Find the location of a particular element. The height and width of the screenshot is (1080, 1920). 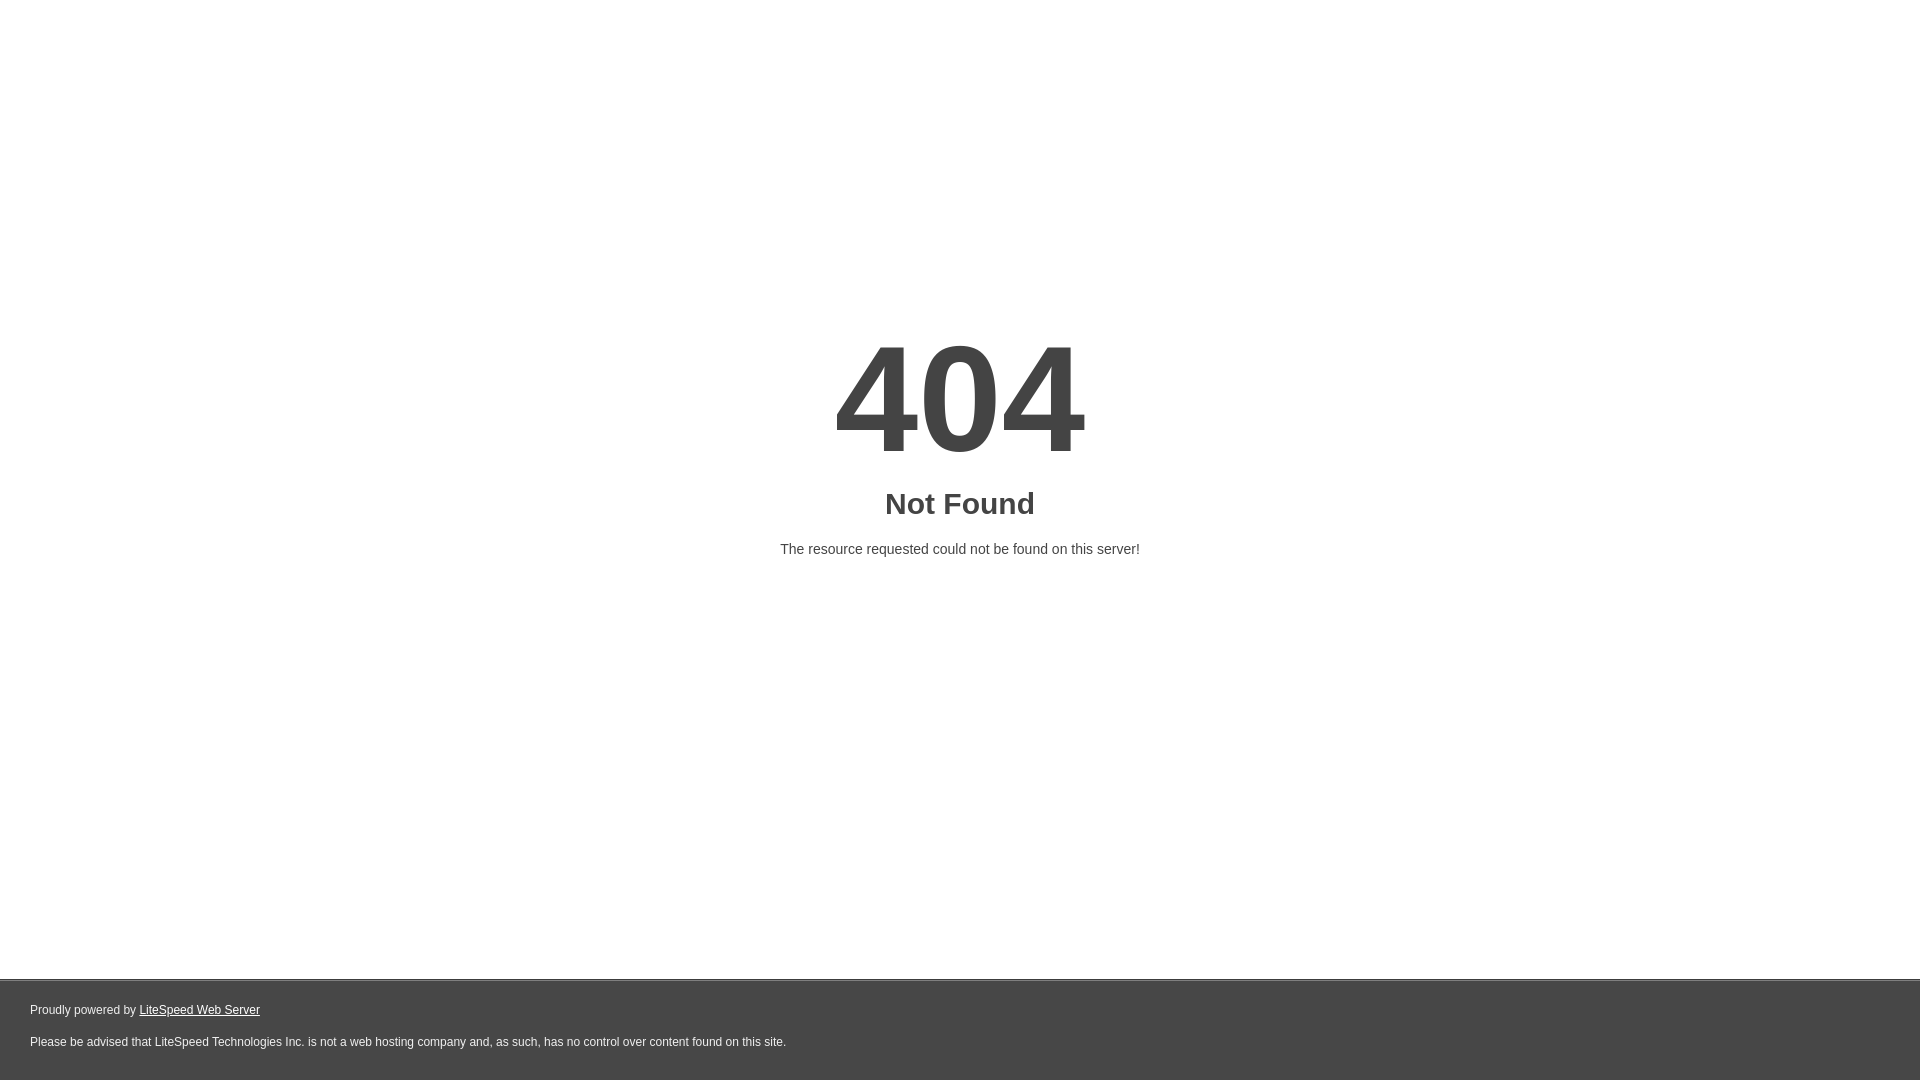

'LiteSpeed Web Server' is located at coordinates (138, 1010).